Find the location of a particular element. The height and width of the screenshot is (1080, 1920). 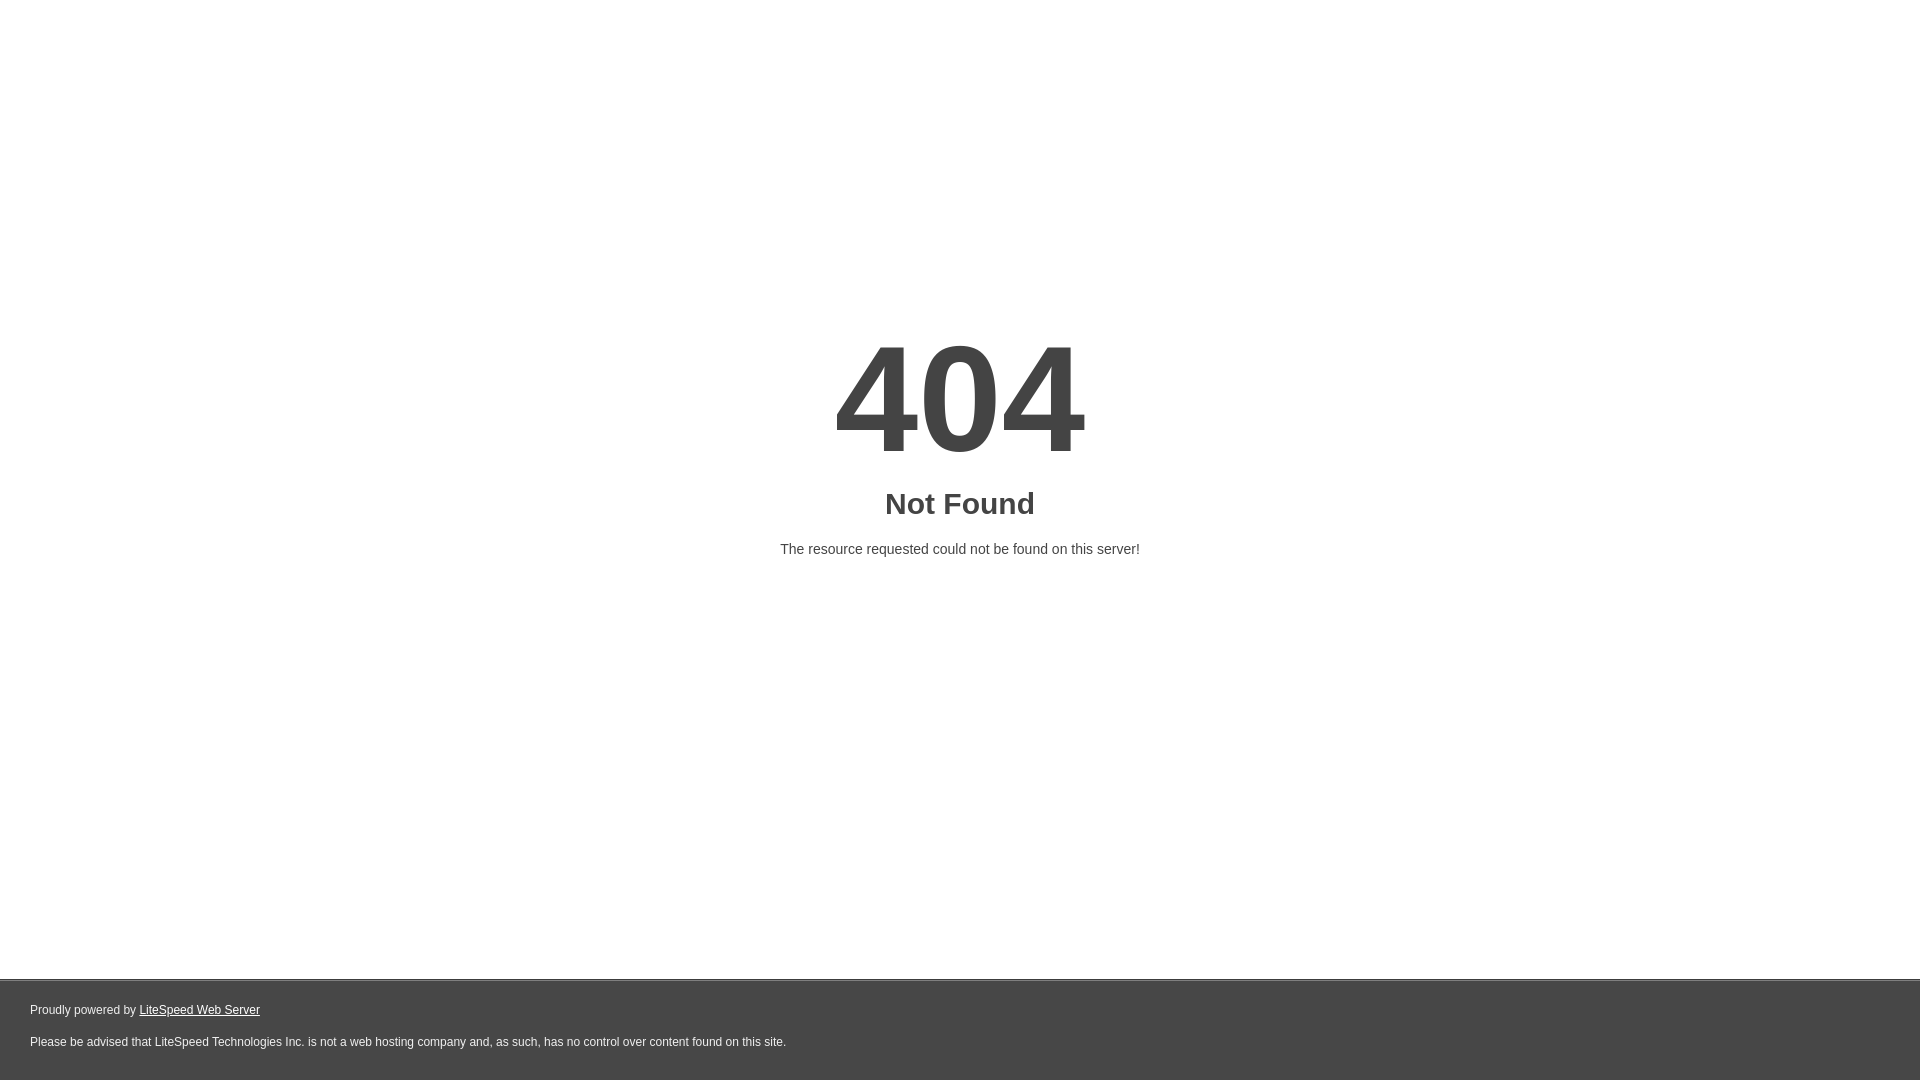

'LiteSpeed Web Server' is located at coordinates (138, 1010).